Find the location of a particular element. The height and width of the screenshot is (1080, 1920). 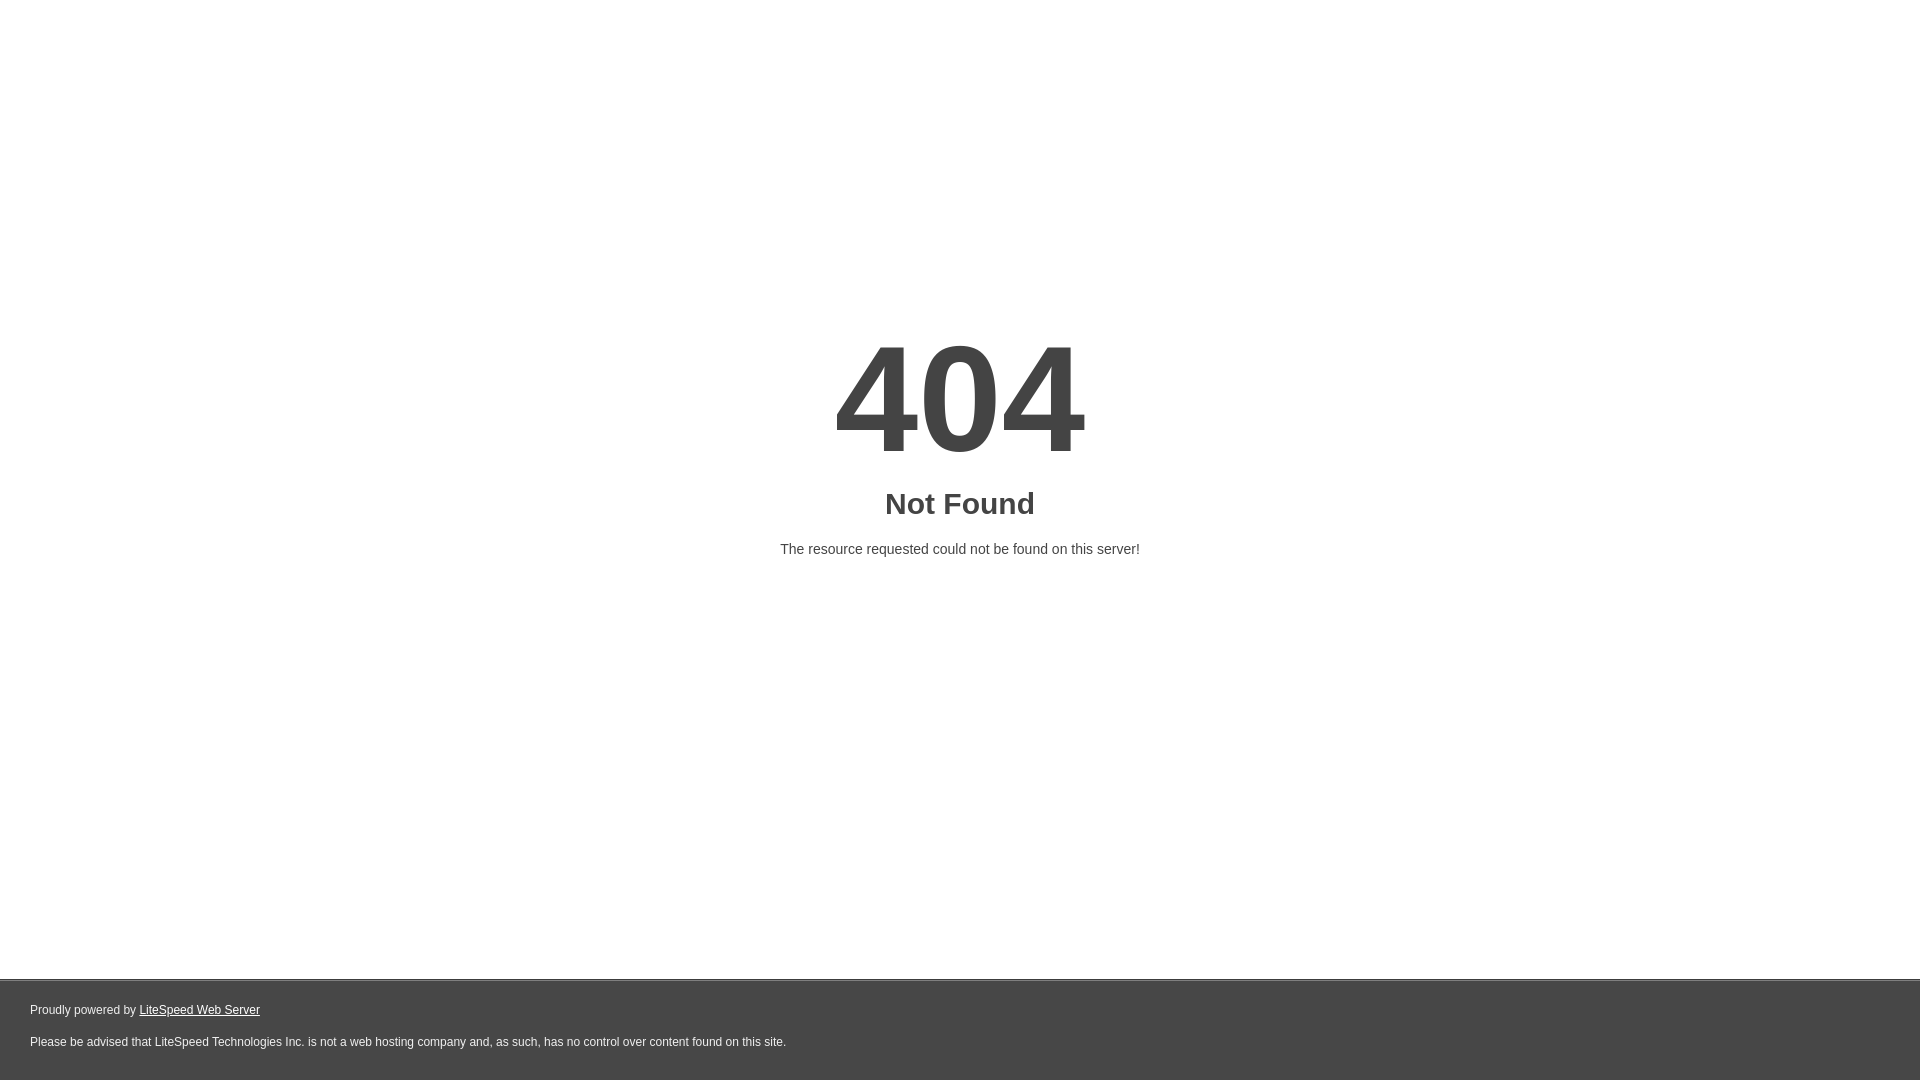

'LiteSpeed Web Server' is located at coordinates (138, 1010).